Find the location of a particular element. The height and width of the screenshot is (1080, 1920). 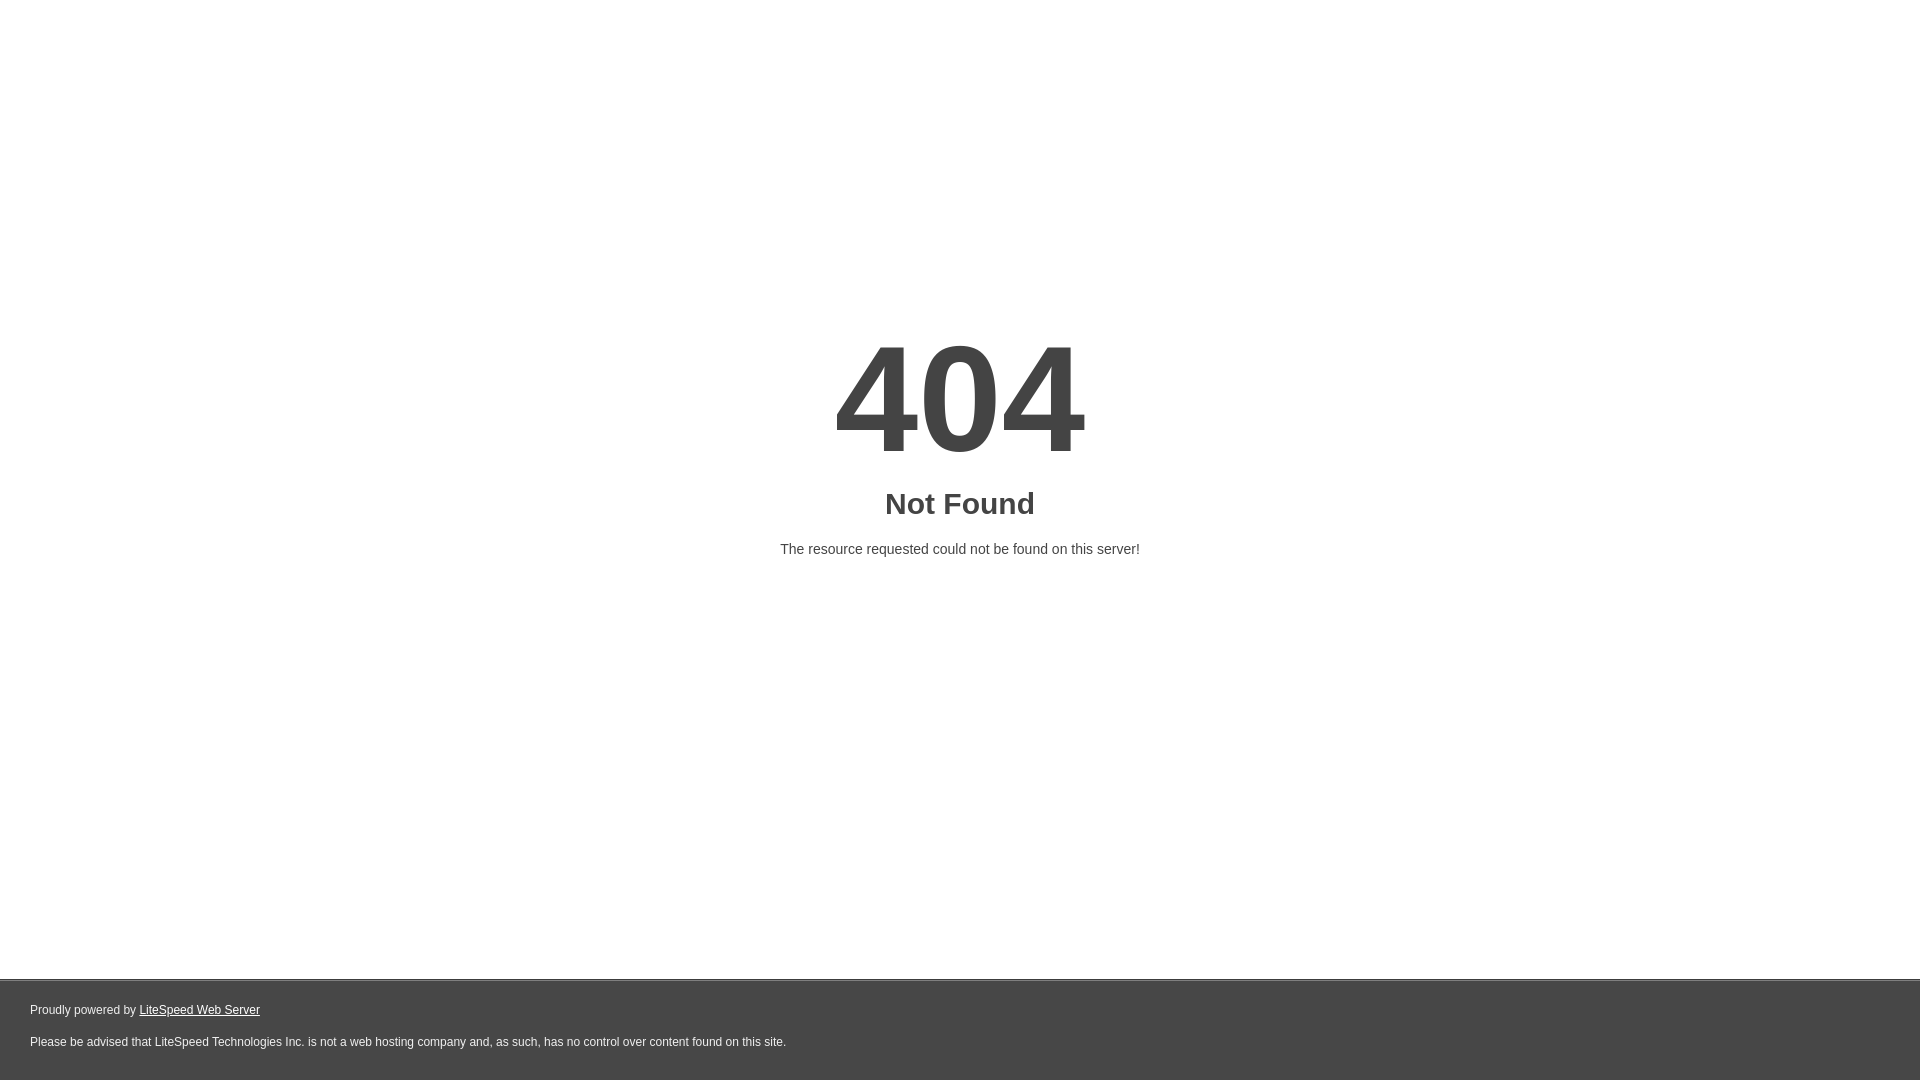

'LiteSpeed Web Server' is located at coordinates (138, 1010).